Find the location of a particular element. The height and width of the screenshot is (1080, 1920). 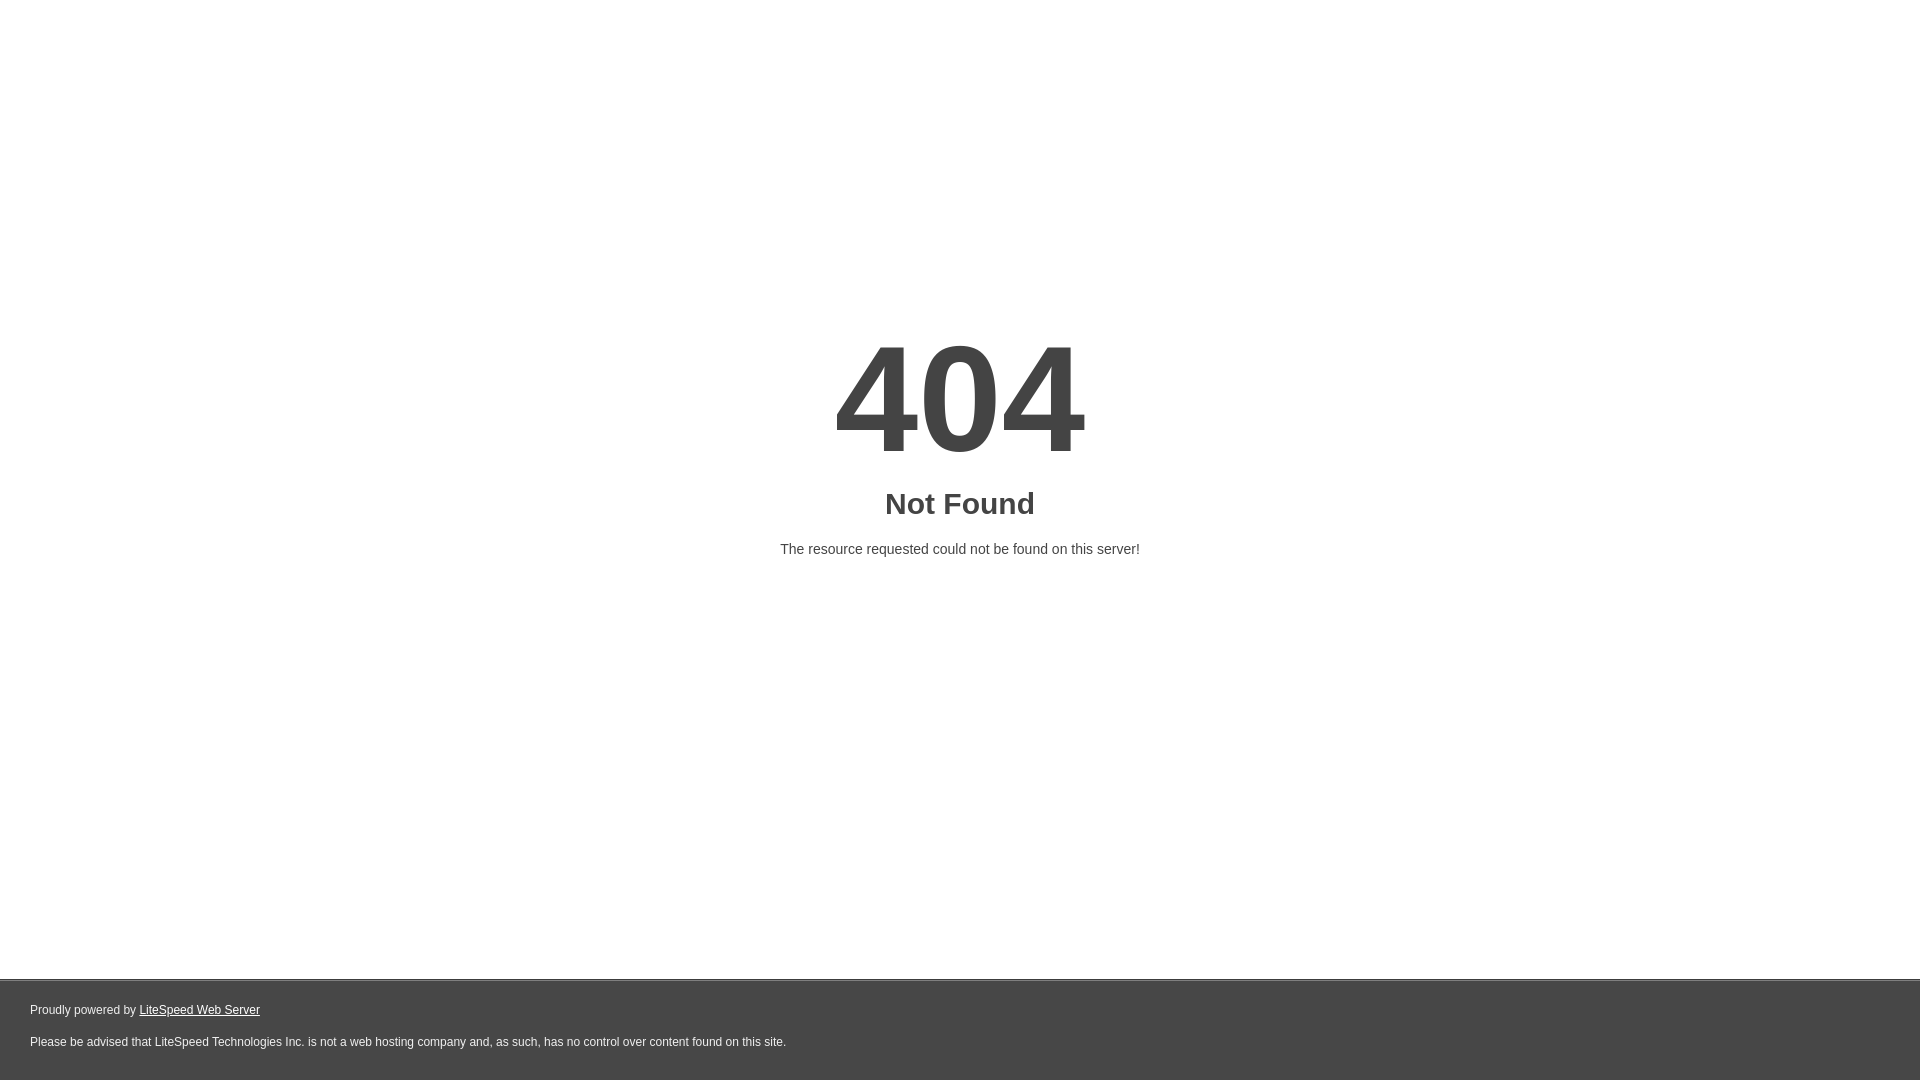

'LiteSpeed Web Server' is located at coordinates (138, 1010).